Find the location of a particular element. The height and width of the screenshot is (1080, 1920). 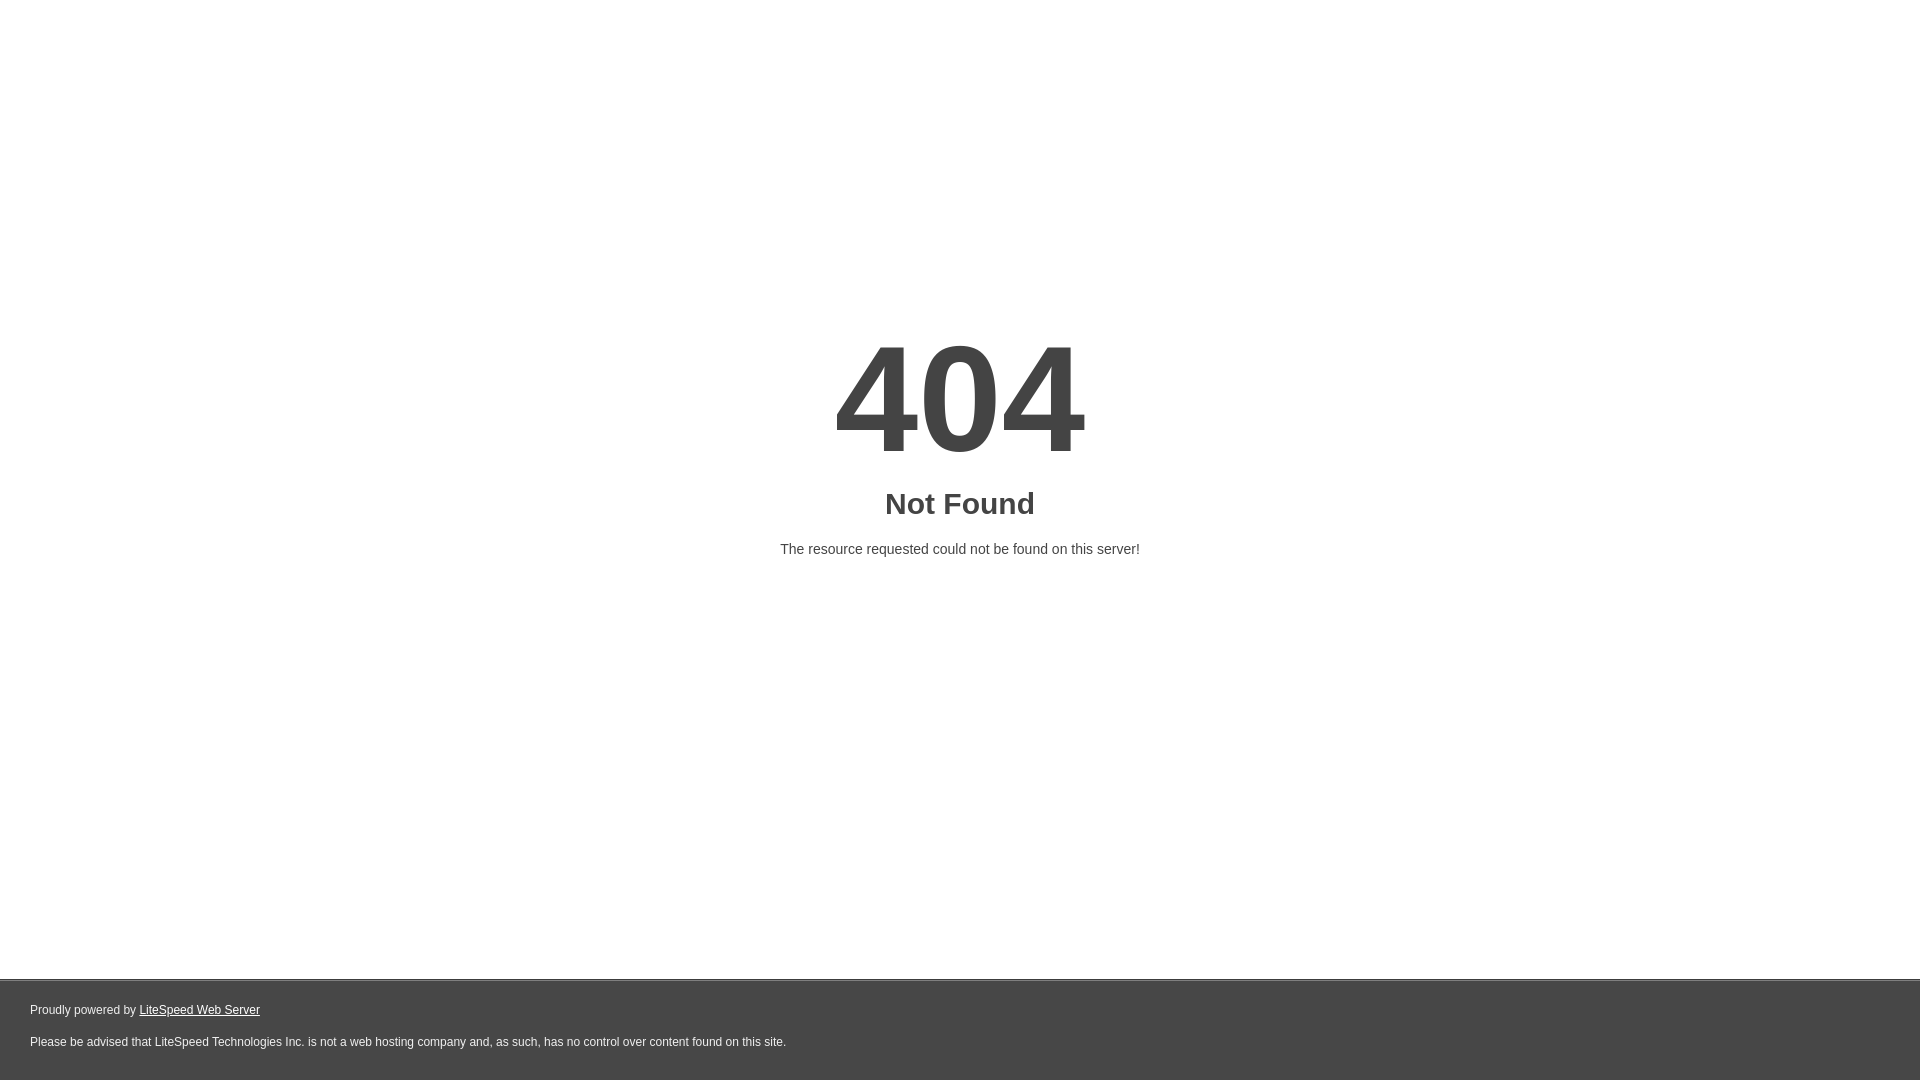

'LiteSpeed Web Server' is located at coordinates (138, 1010).